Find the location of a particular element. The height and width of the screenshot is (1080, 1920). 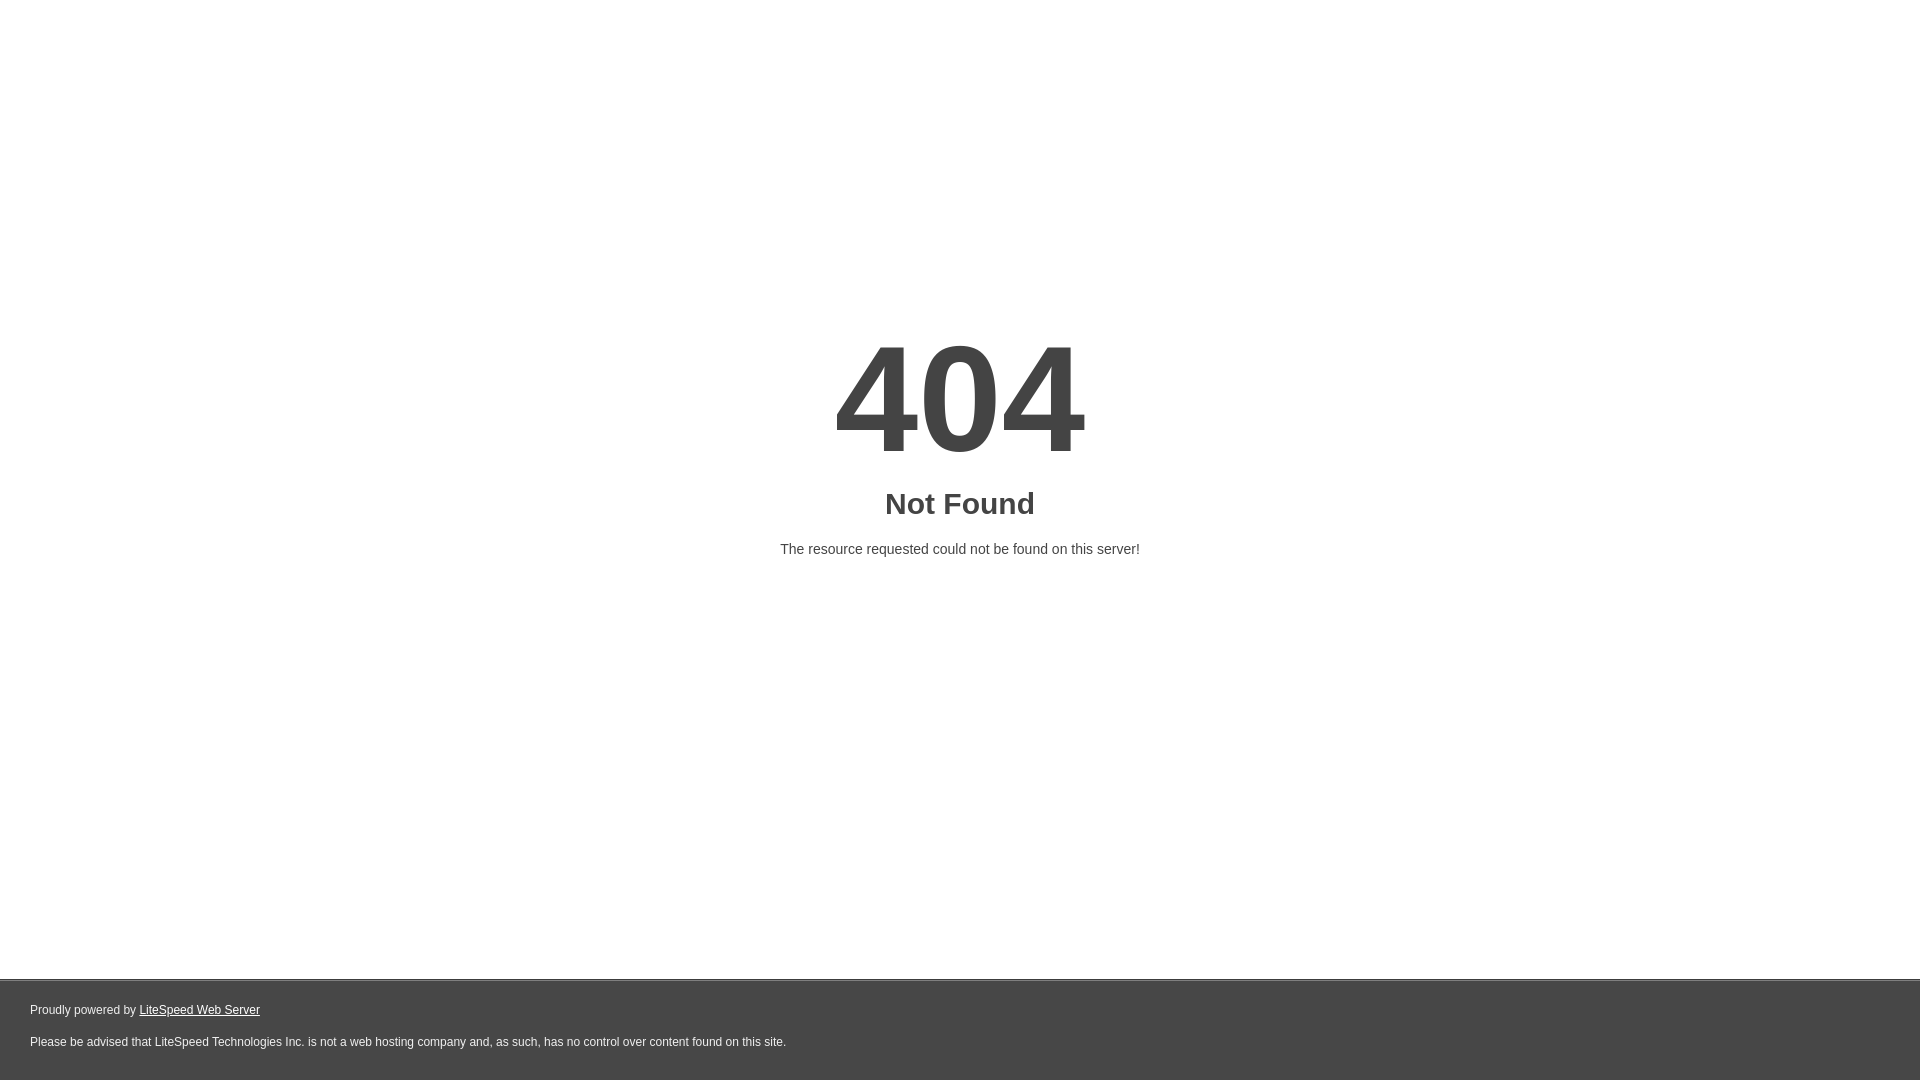

'LiteSpeed Web Server' is located at coordinates (138, 1010).